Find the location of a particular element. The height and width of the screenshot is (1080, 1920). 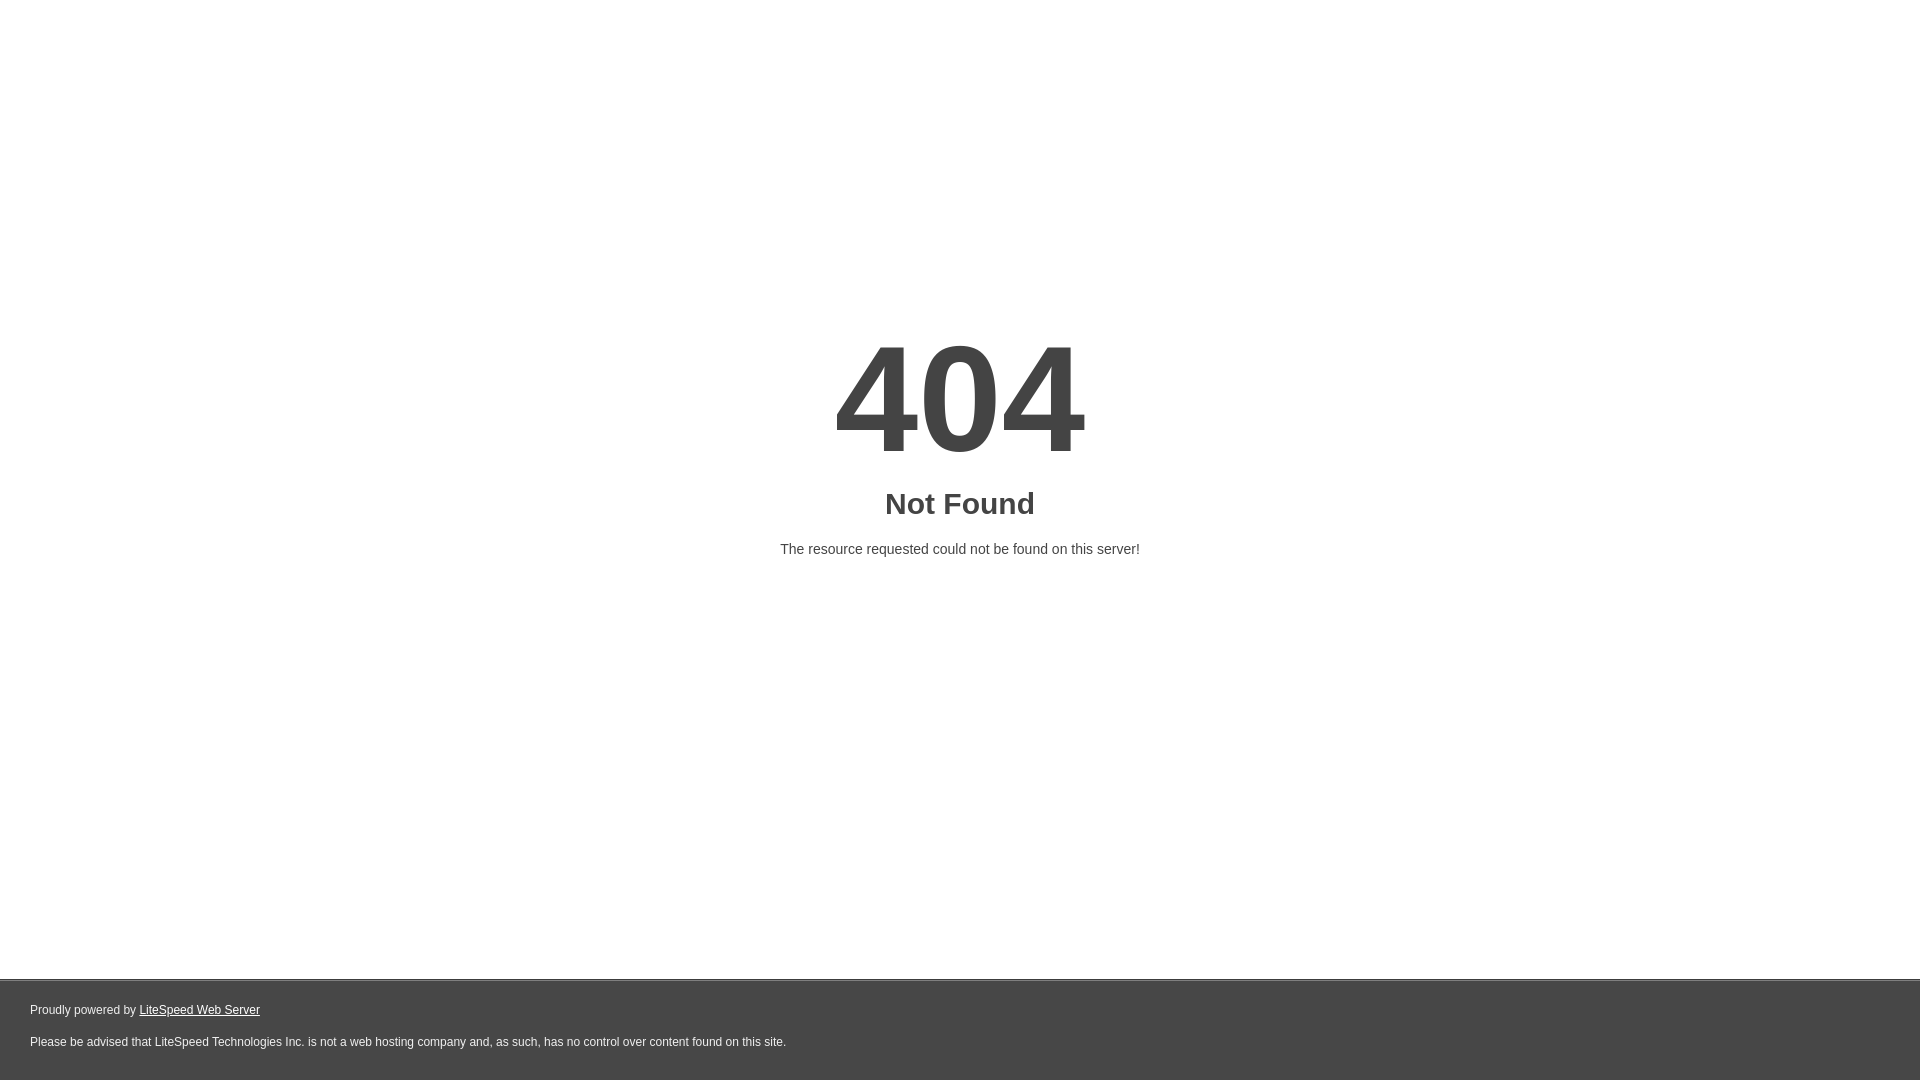

'LiteSpeed Web Server' is located at coordinates (138, 1010).